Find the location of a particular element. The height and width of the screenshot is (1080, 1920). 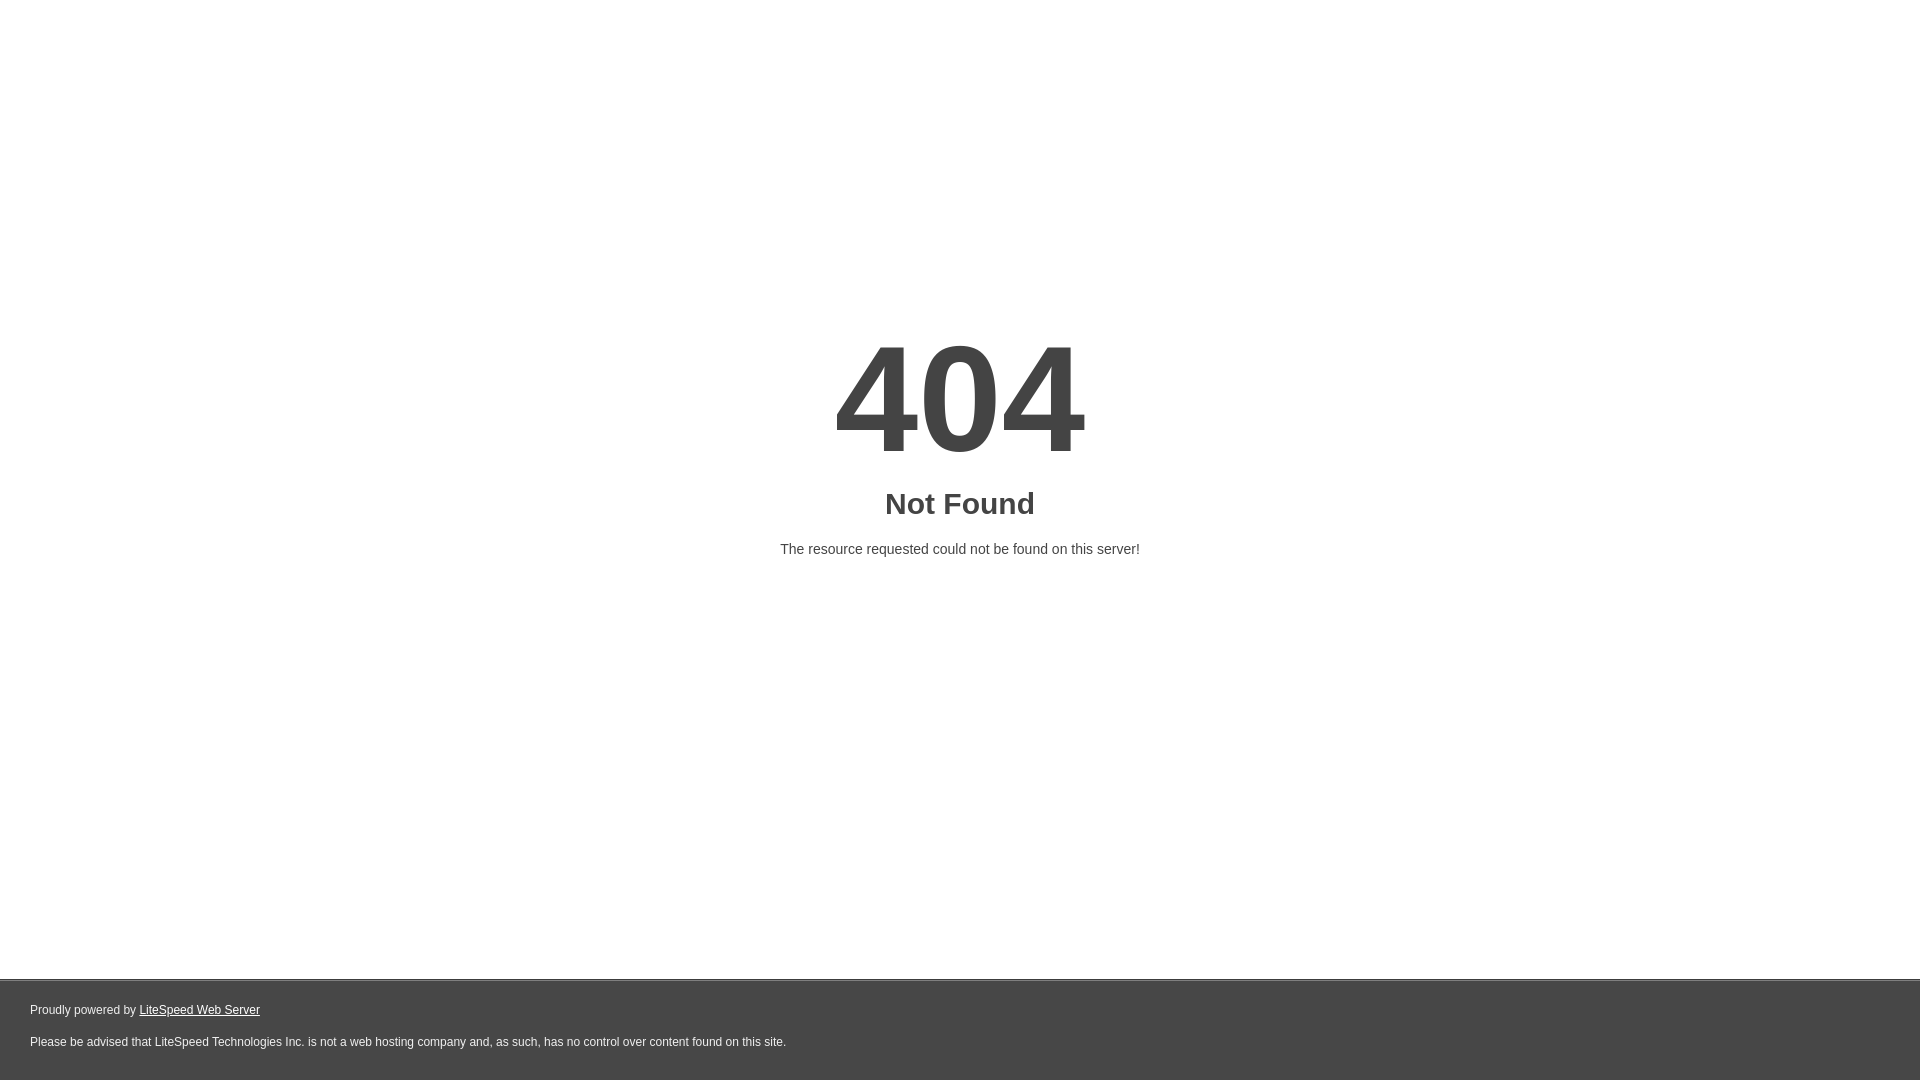

'LiteSpeed Web Server' is located at coordinates (138, 1010).